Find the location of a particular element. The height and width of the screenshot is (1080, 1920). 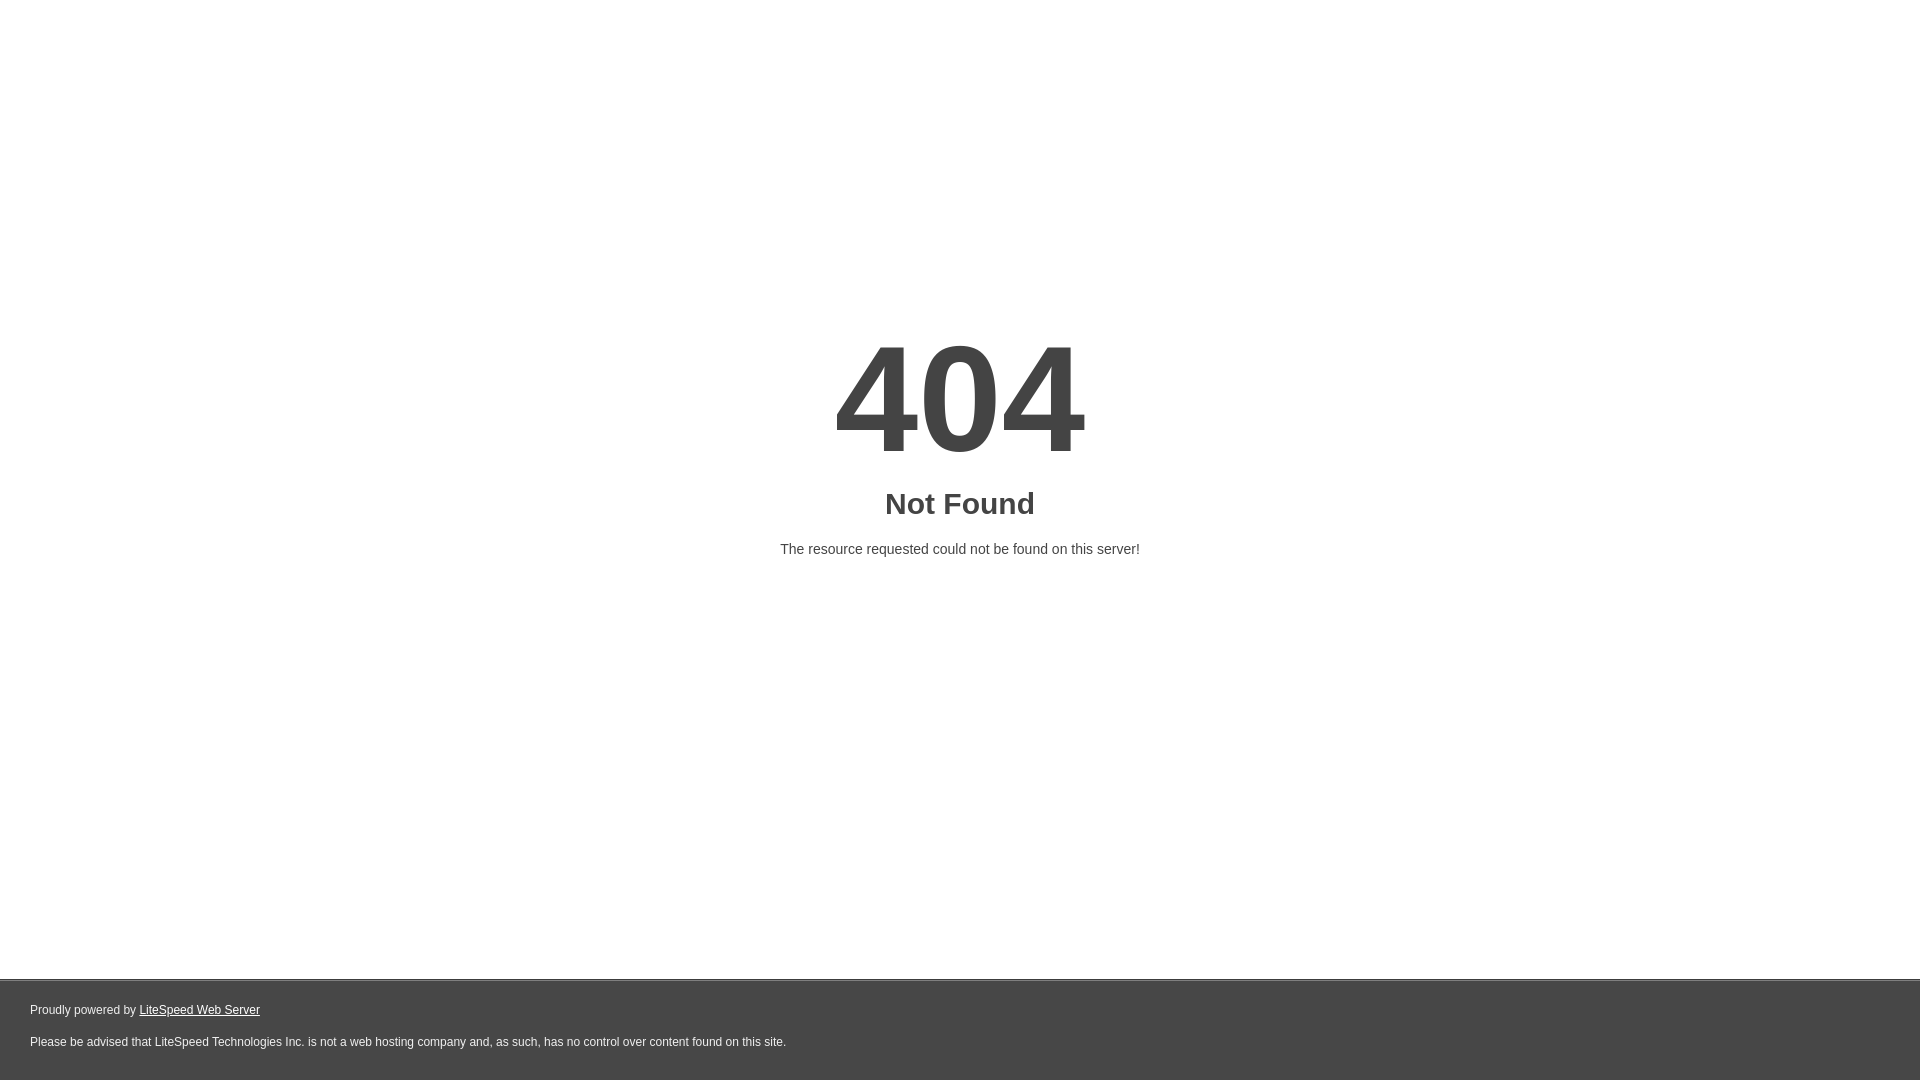

'LiteSpeed Web Server' is located at coordinates (138, 1010).